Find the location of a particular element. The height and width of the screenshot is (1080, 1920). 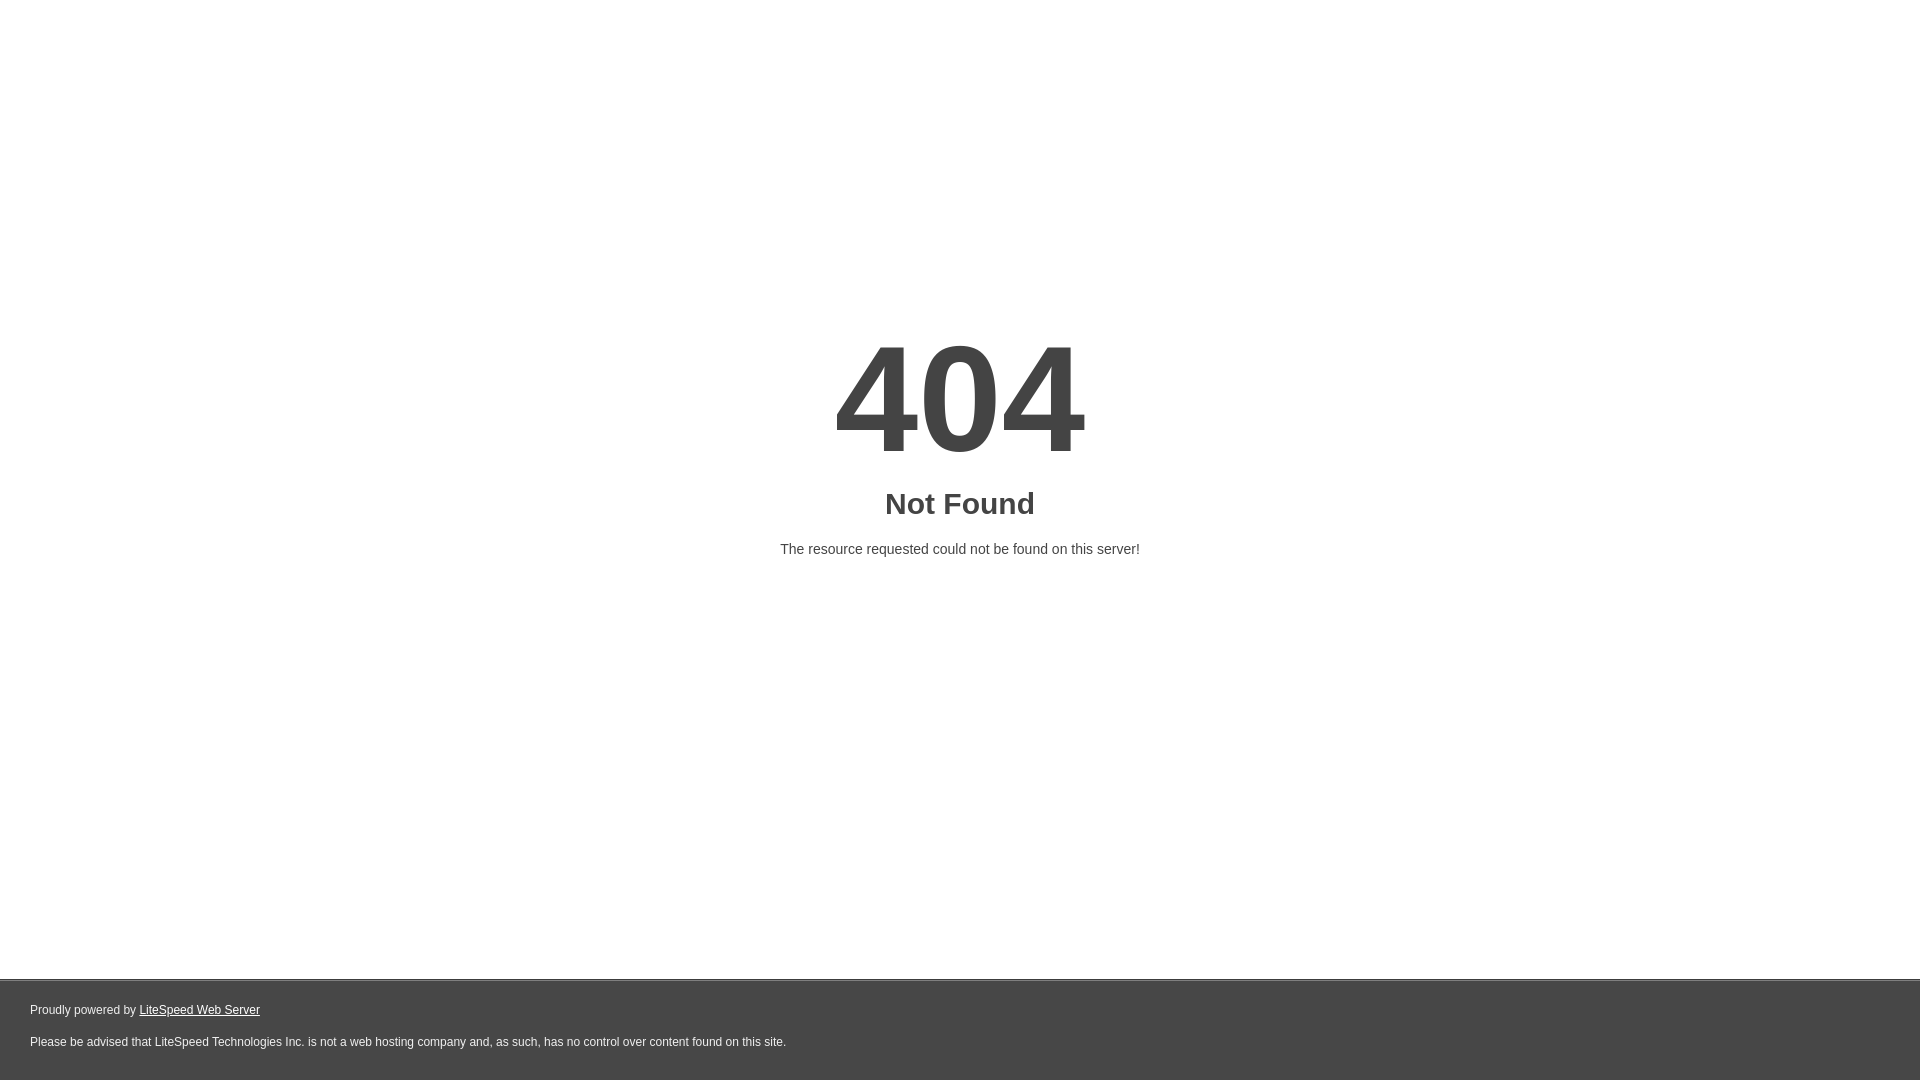

'LiteSpeed Web Server' is located at coordinates (138, 1010).